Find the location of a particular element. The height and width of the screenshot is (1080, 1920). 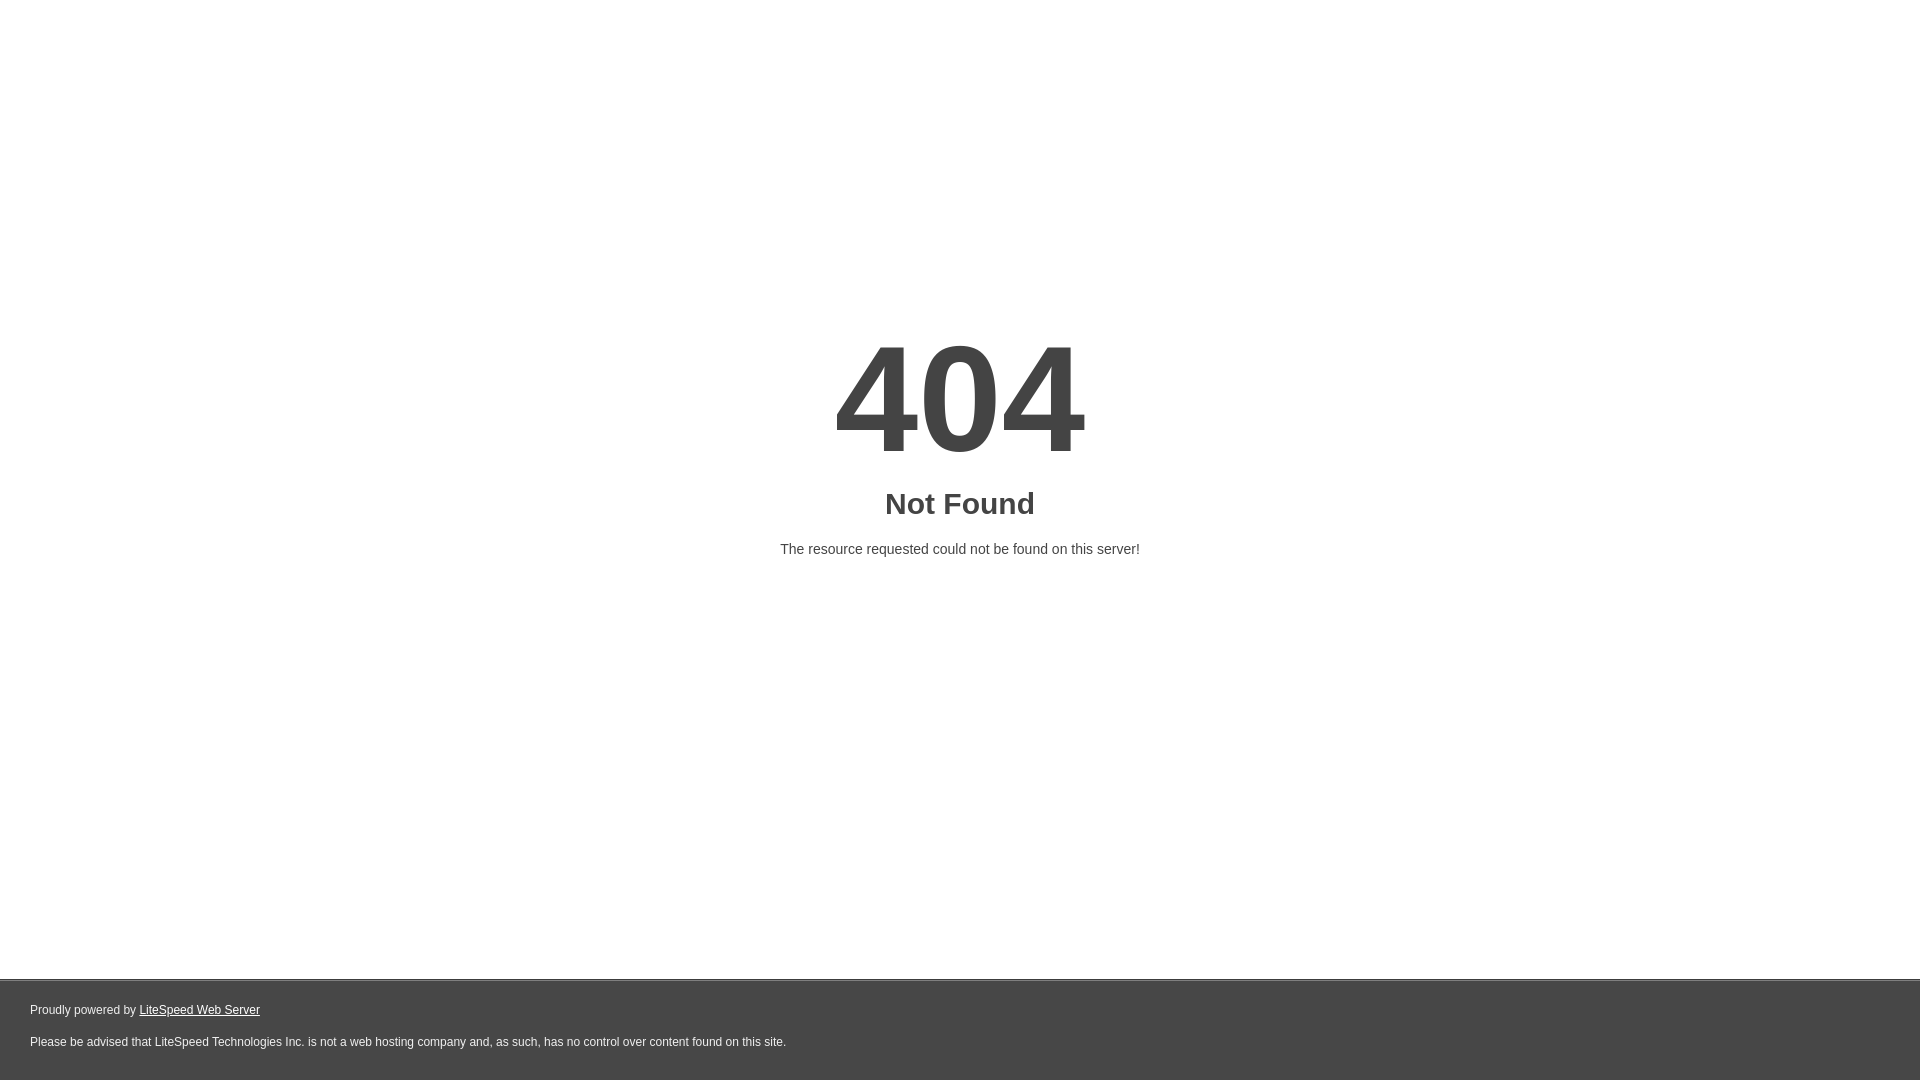

'LiteSpeed Web Server' is located at coordinates (138, 1010).